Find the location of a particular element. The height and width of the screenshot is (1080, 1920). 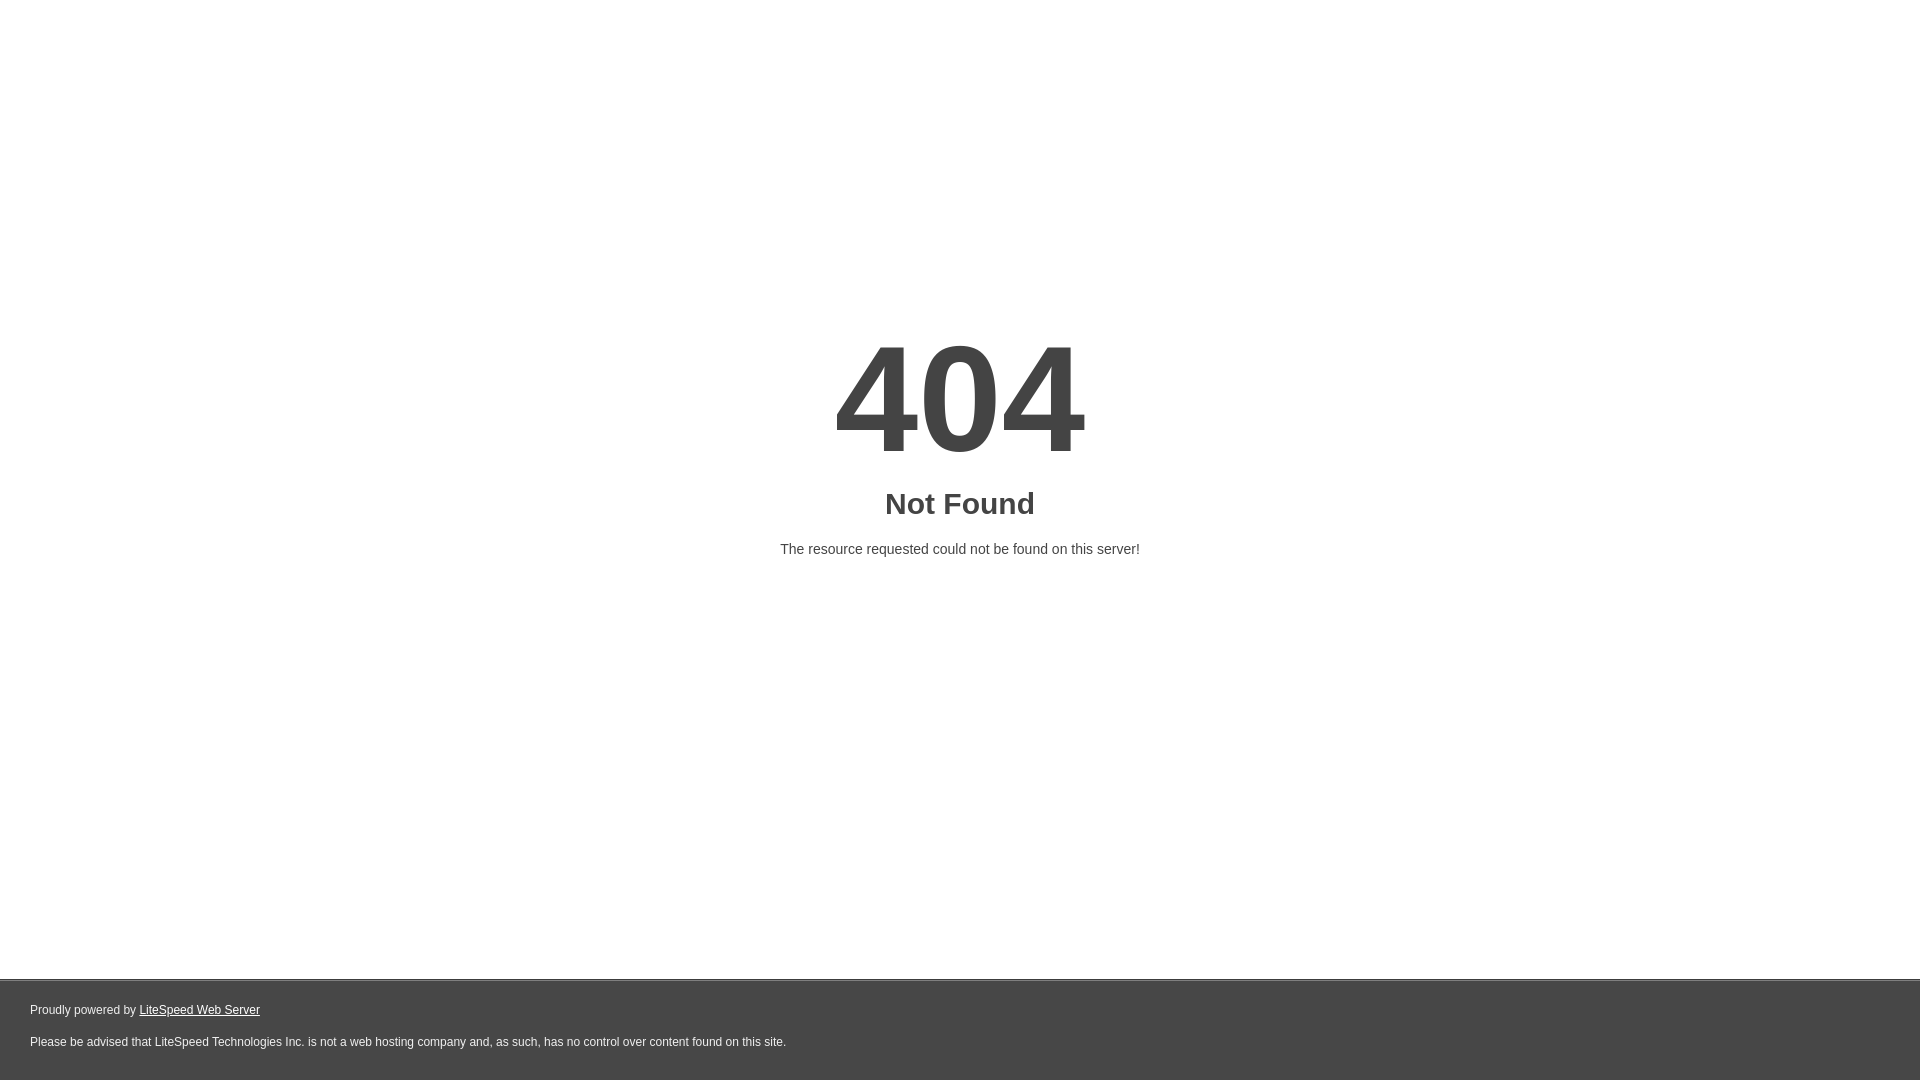

'LiteSpeed Web Server' is located at coordinates (138, 1010).